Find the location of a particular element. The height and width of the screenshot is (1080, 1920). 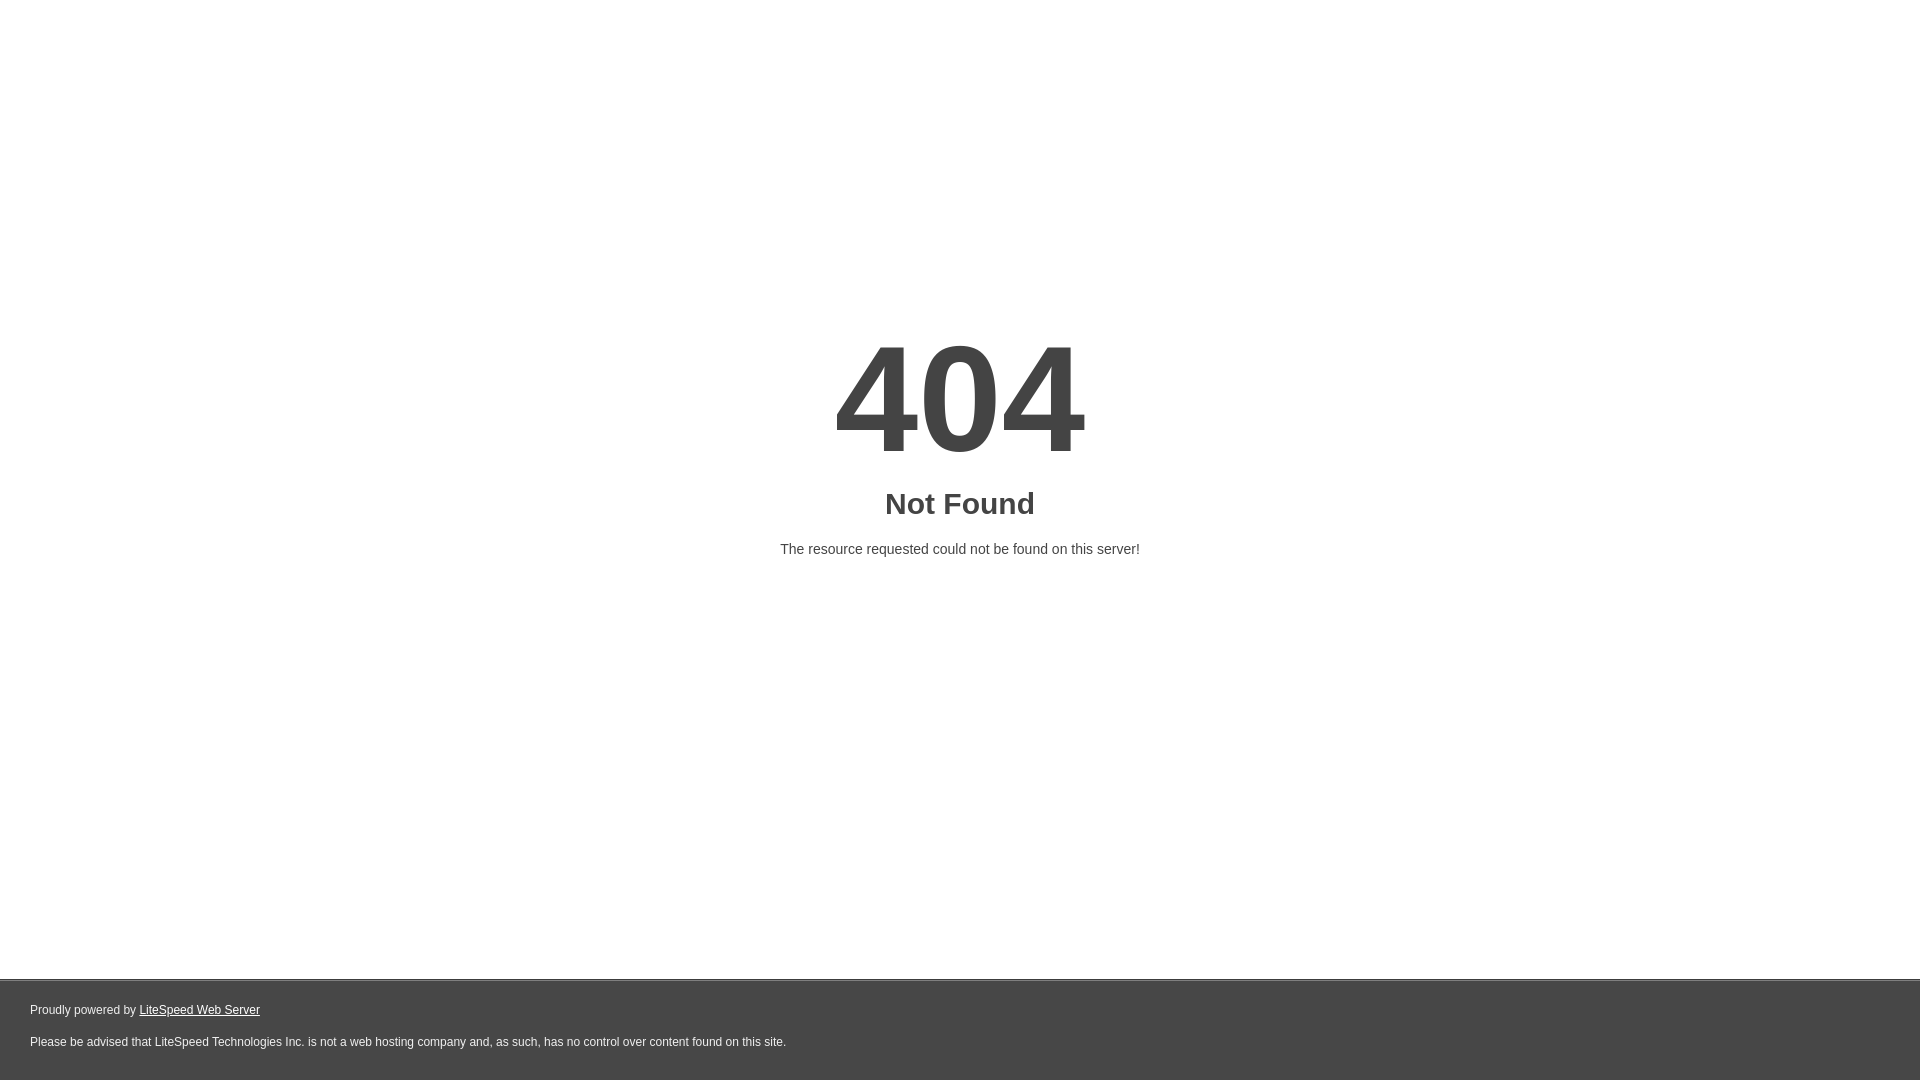

'LiteSpeed Web Server' is located at coordinates (138, 1010).